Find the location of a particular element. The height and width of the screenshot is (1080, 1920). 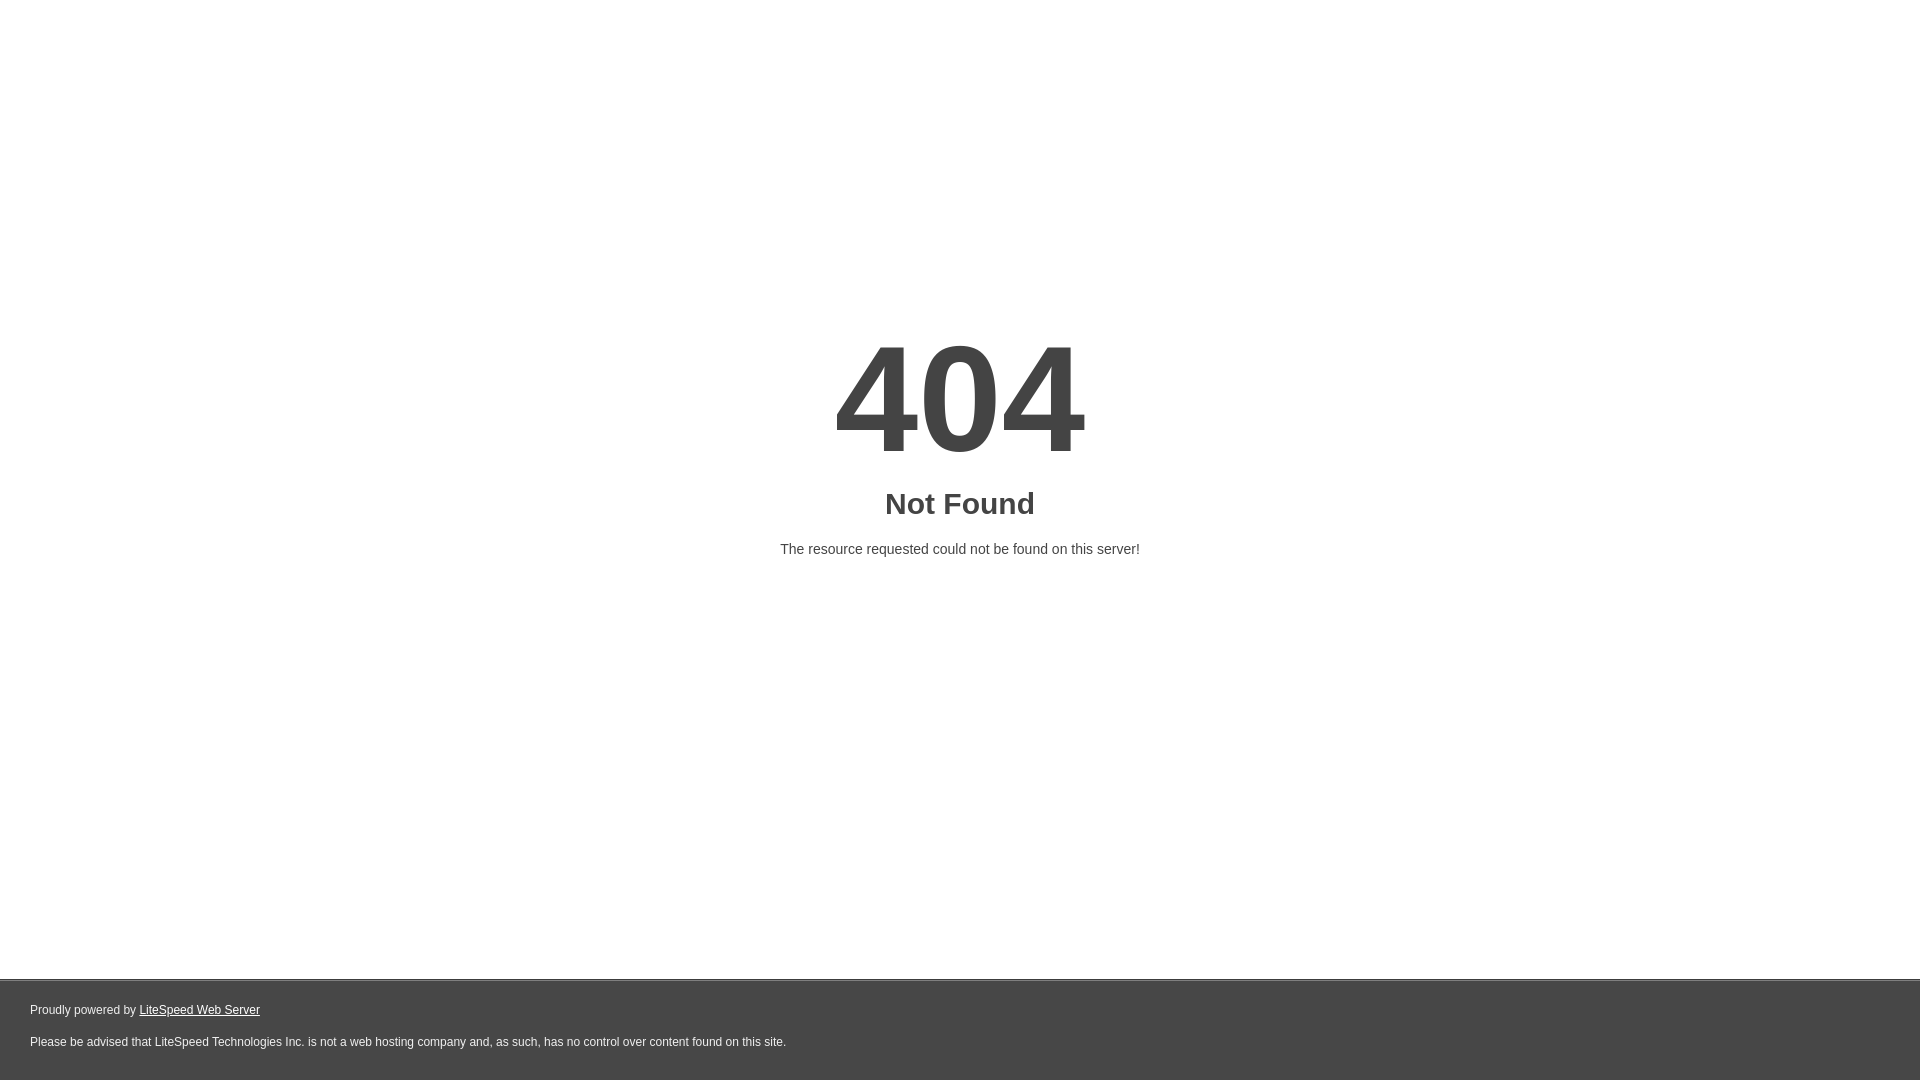

'LiteSpeed Web Server' is located at coordinates (138, 1010).